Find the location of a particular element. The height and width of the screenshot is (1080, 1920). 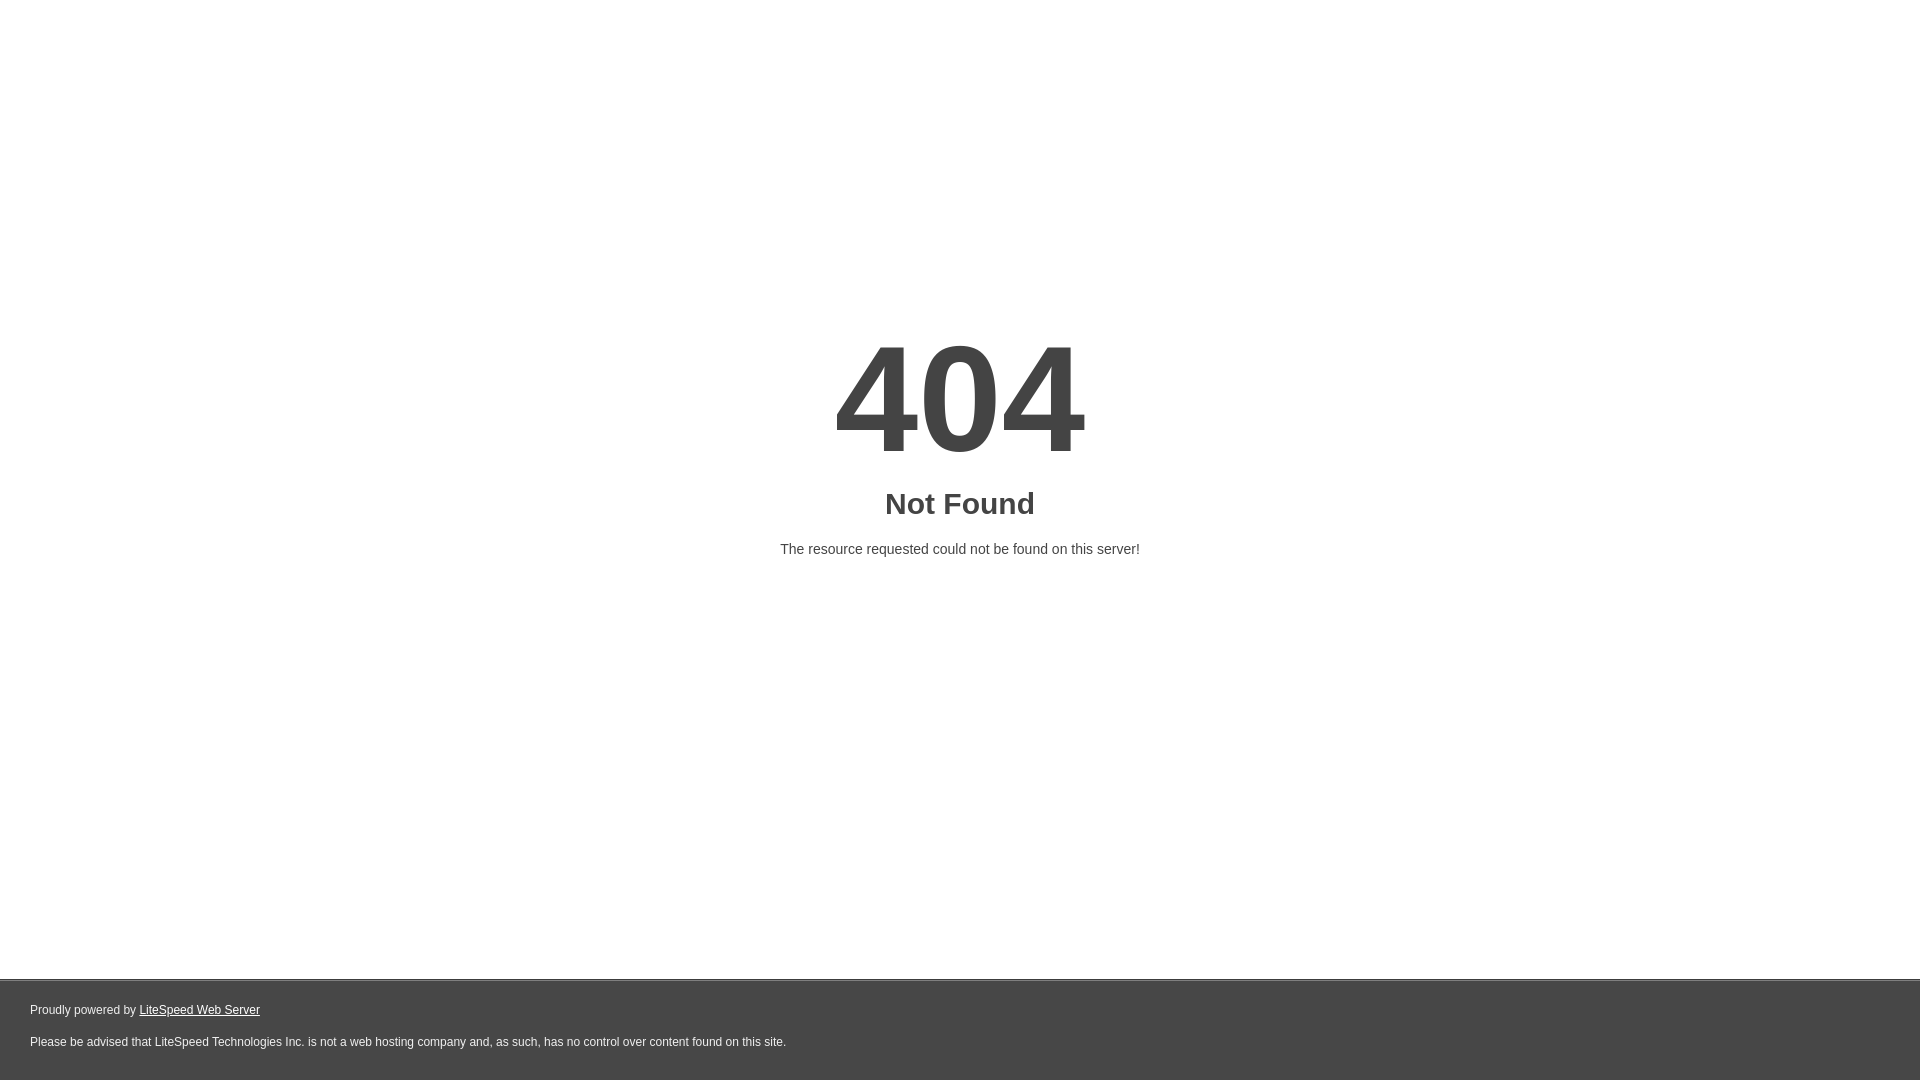

'LiteSpeed Web Server' is located at coordinates (138, 1010).